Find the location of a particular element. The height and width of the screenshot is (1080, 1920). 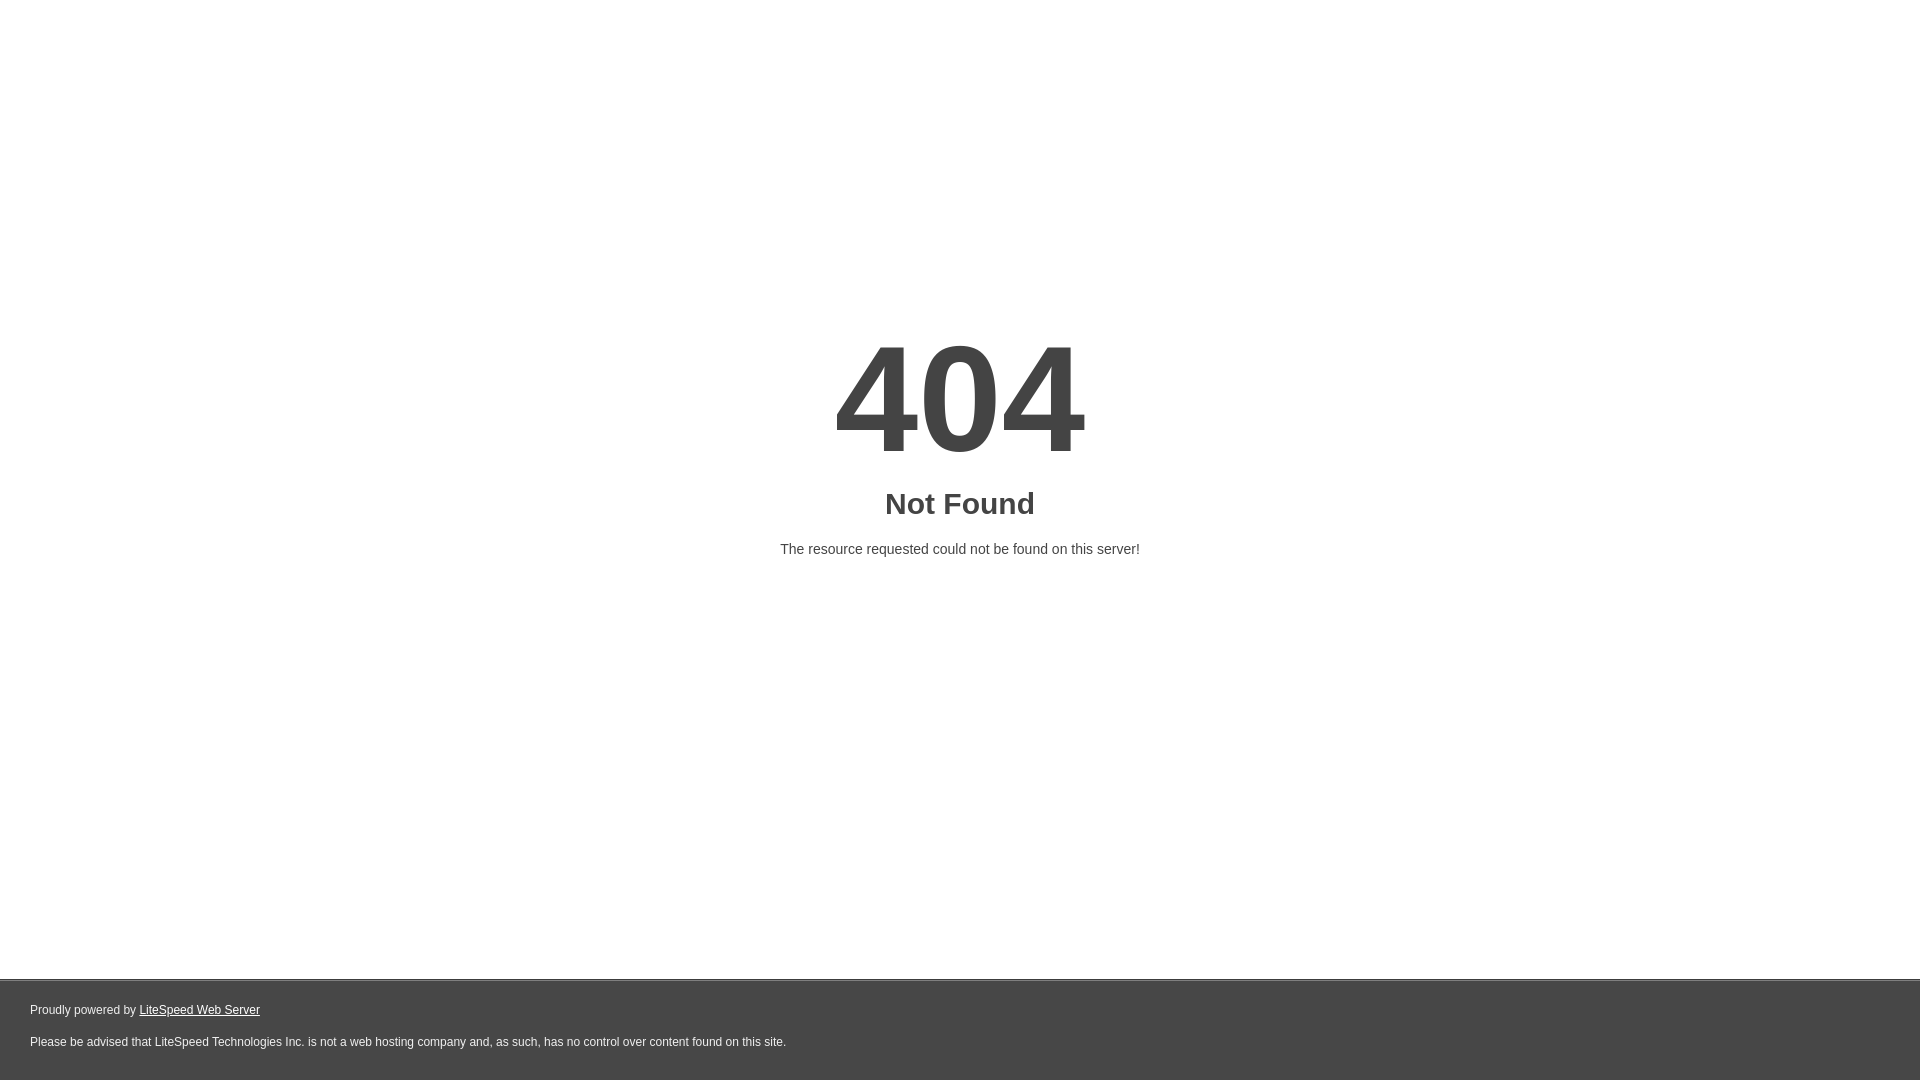

'LiteSpeed Web Server' is located at coordinates (138, 1010).